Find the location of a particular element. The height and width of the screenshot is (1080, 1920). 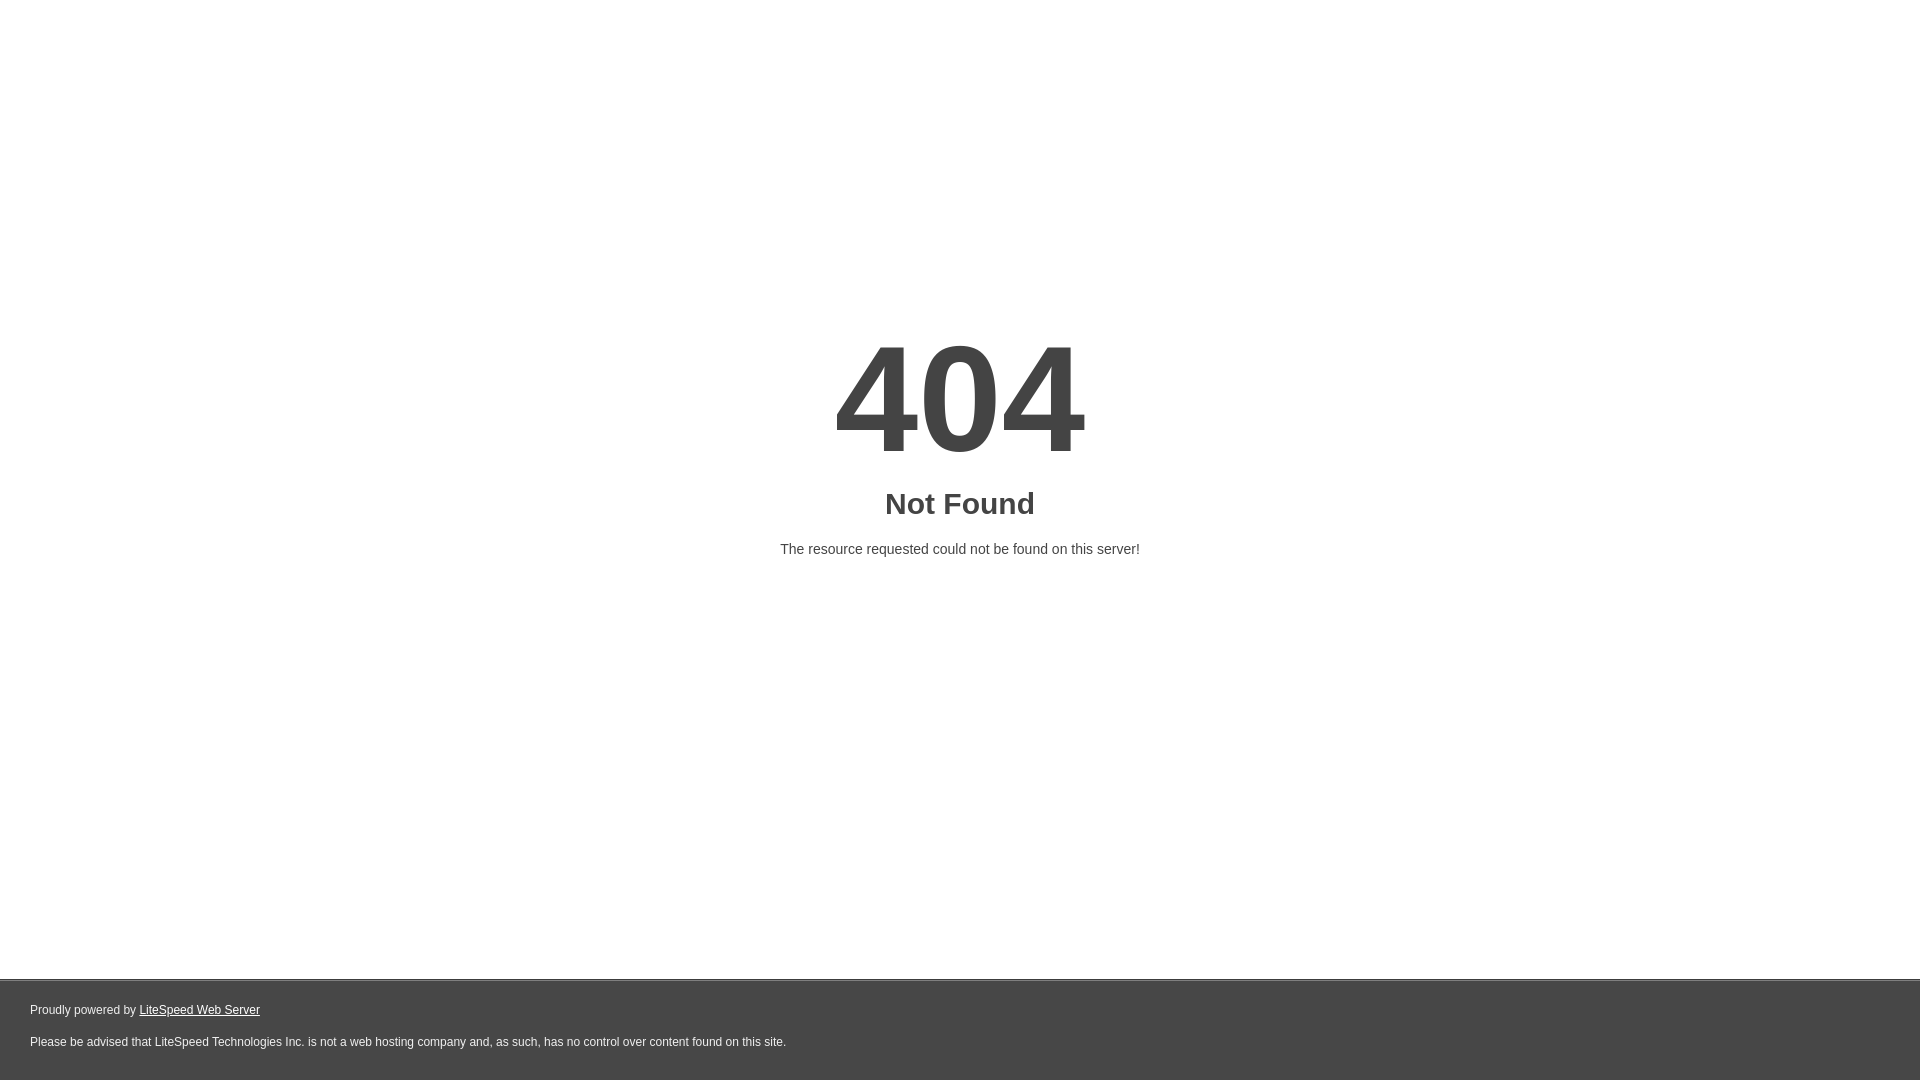

'LiteSpeed Web Server' is located at coordinates (138, 1010).